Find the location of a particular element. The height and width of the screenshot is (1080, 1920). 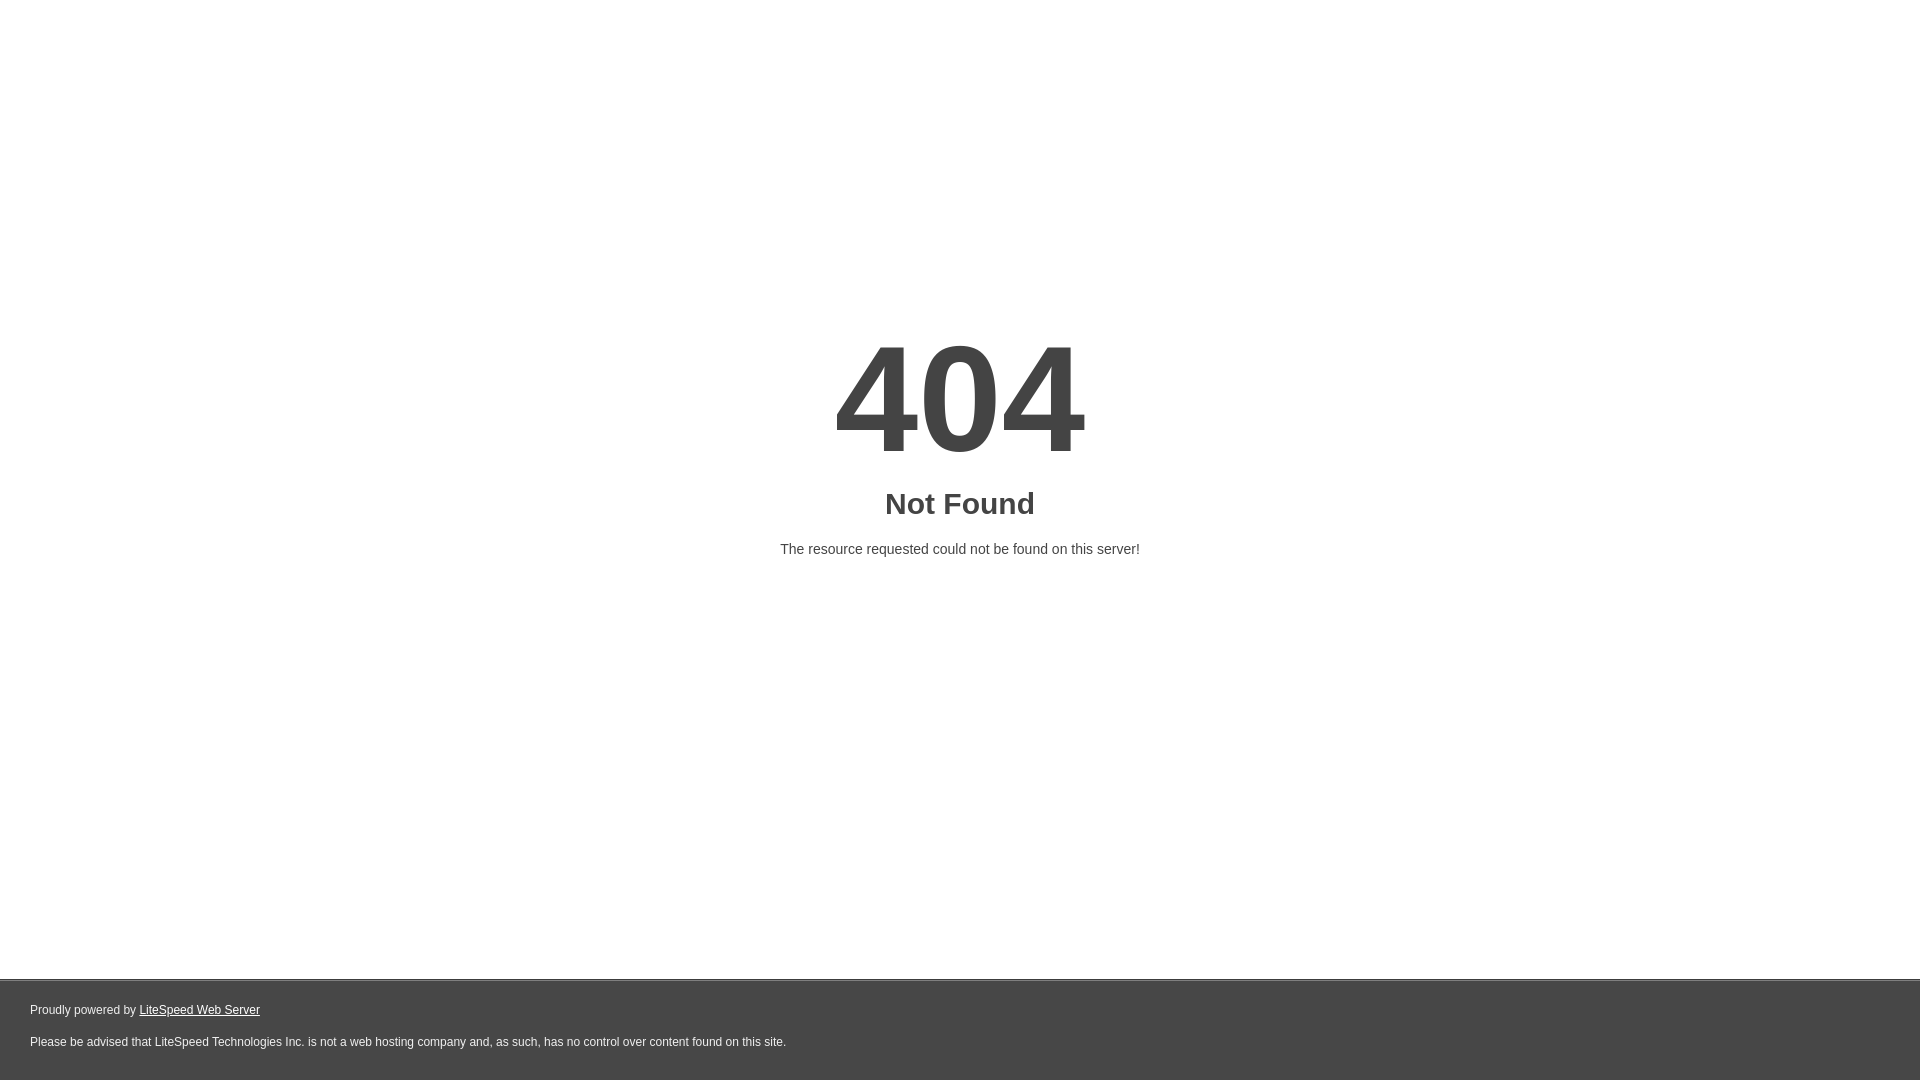

'LiteSpeed Web Server' is located at coordinates (138, 1010).